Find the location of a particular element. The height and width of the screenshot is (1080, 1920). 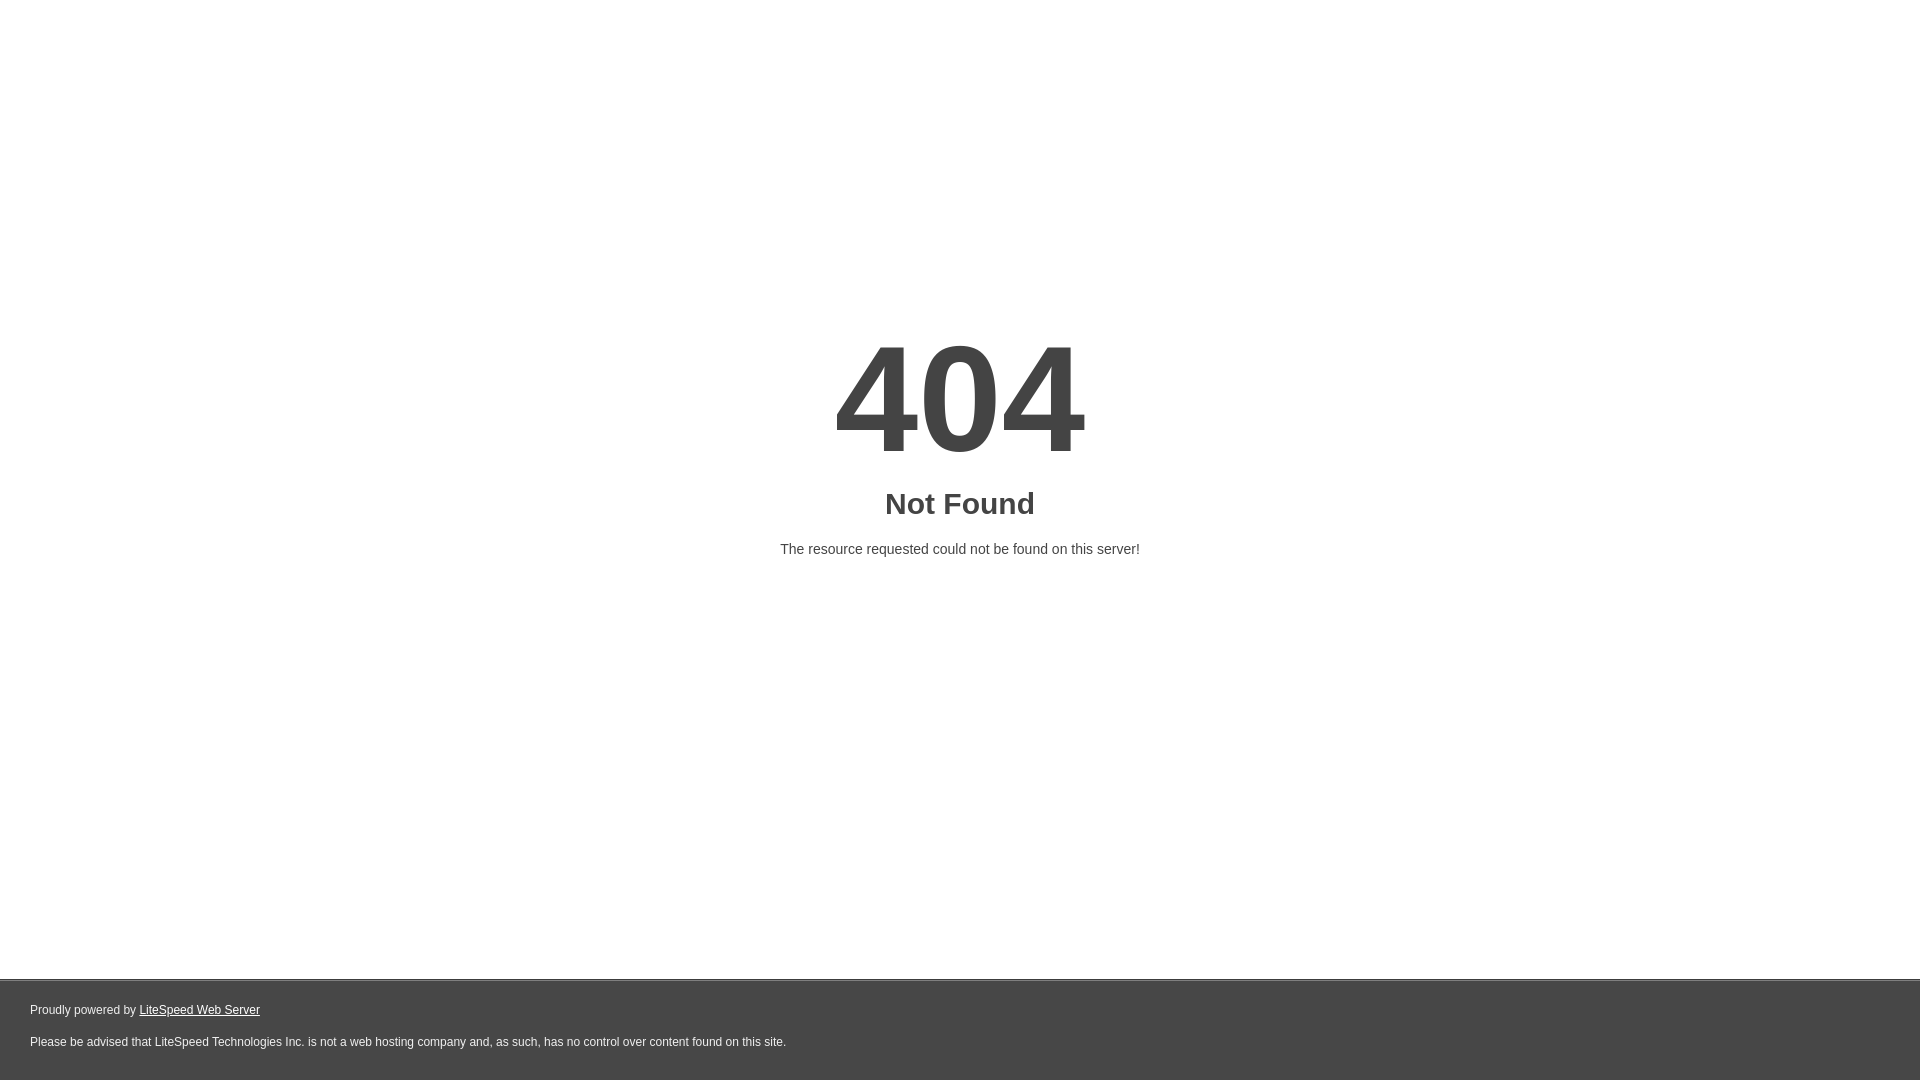

'LiteSpeed Web Server' is located at coordinates (138, 1010).